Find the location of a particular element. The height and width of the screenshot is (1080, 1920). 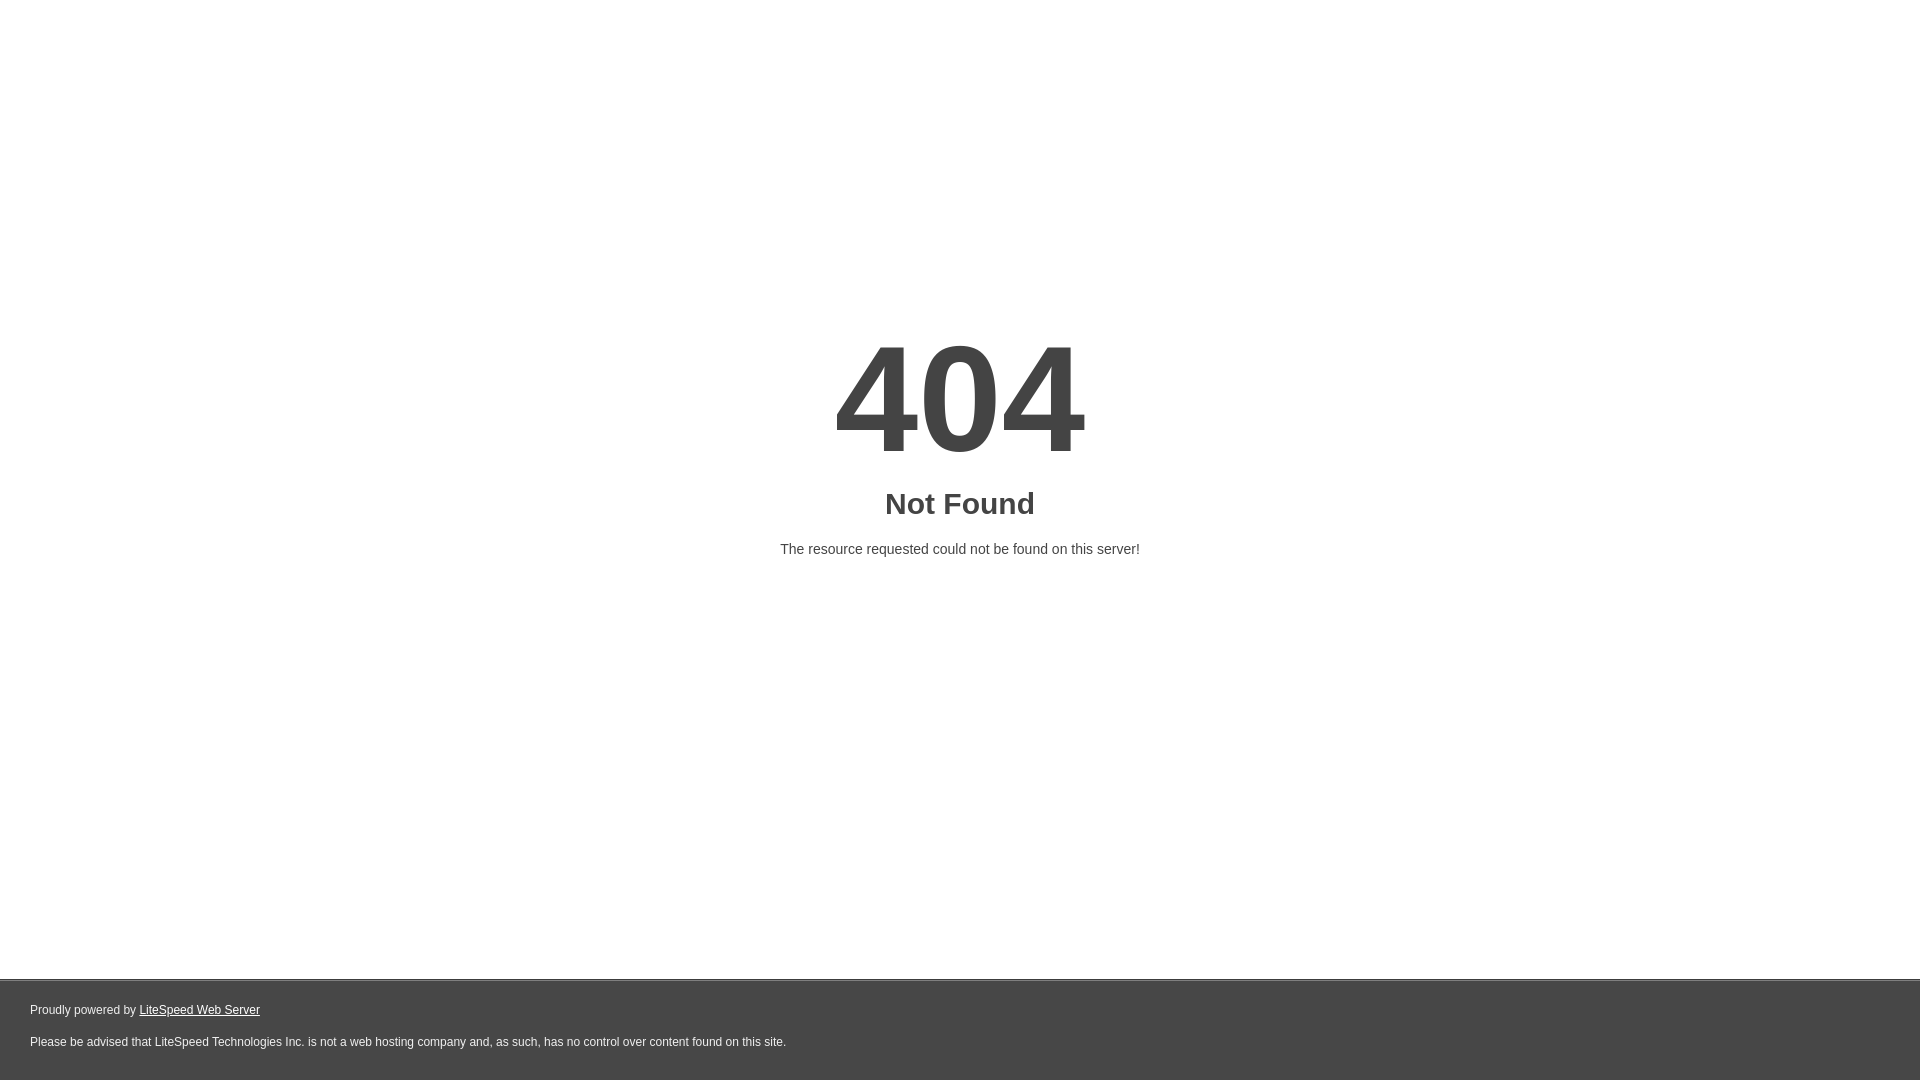

'LiteSpeed Web Server' is located at coordinates (138, 1010).